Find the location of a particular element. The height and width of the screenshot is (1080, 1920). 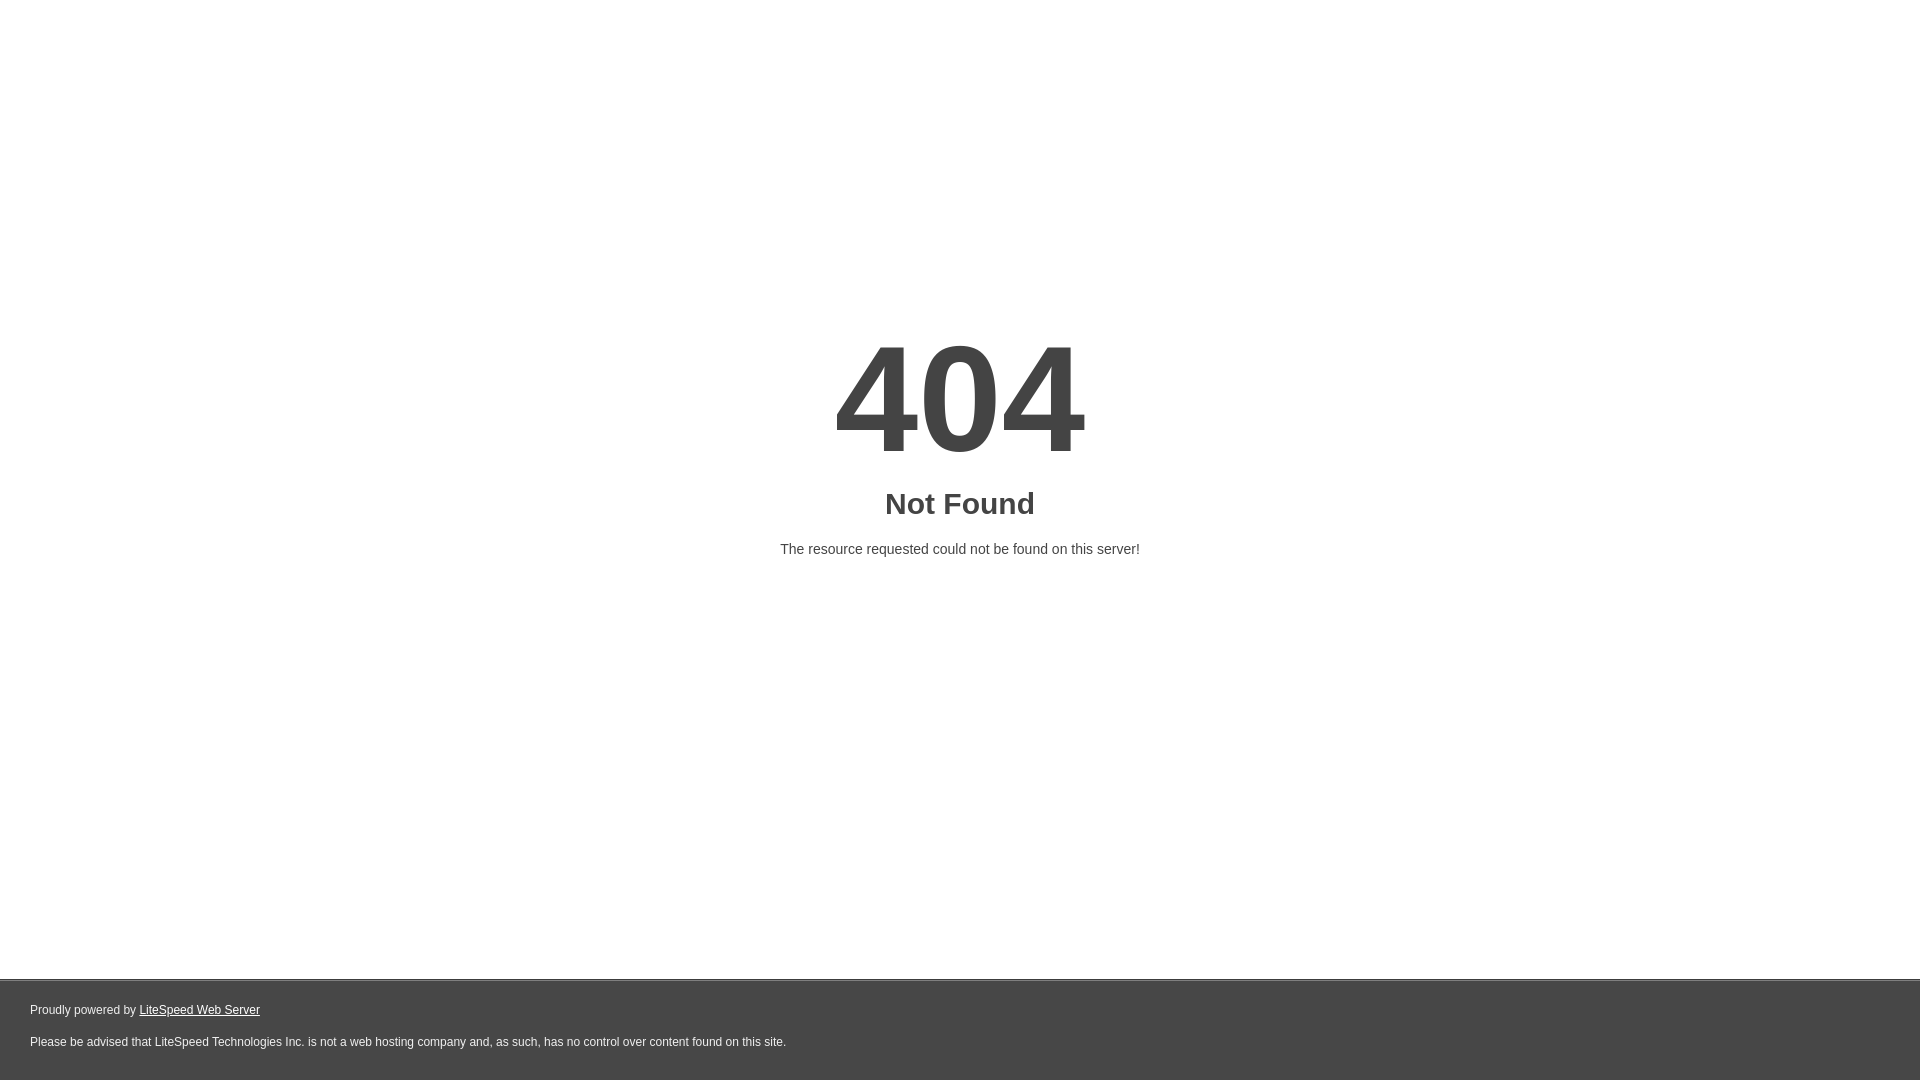

'LiteSpeed Web Server' is located at coordinates (138, 1010).